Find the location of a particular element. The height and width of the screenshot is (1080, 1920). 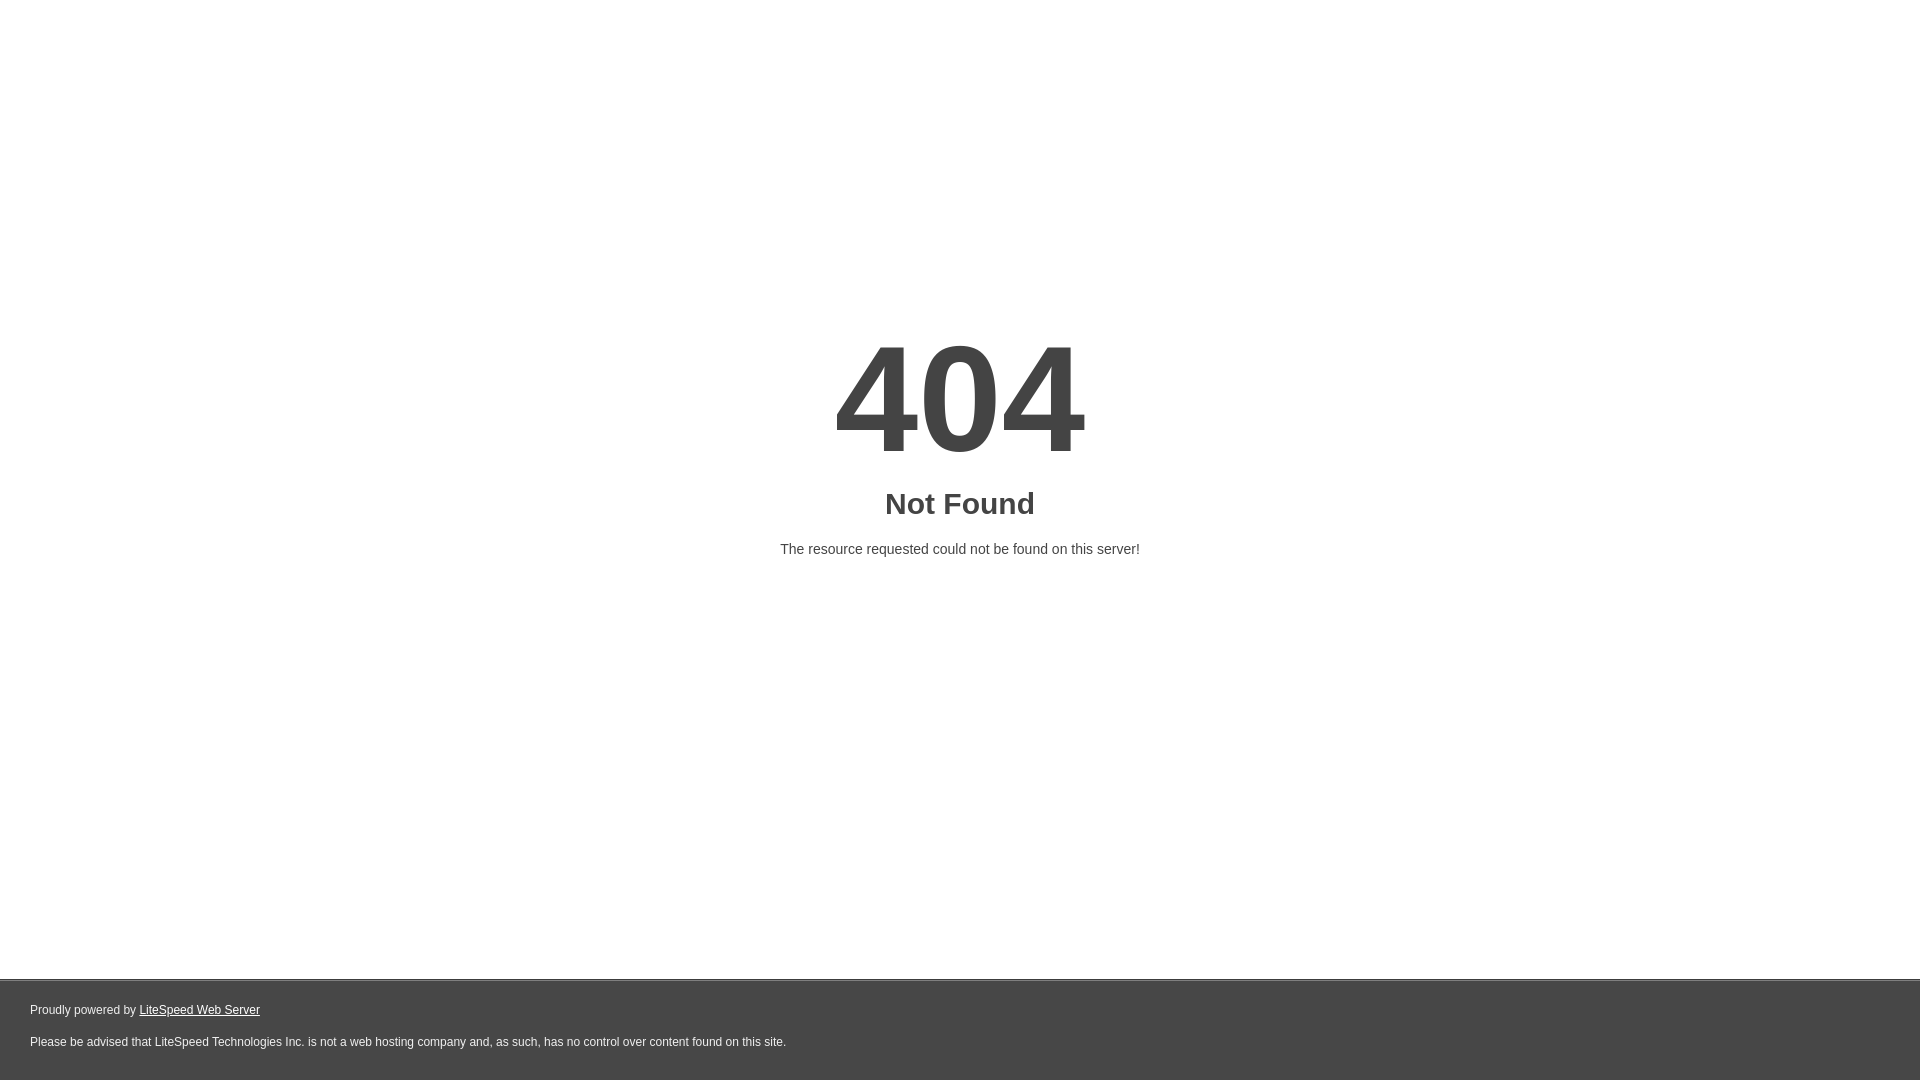

'LiteSpeed Web Server' is located at coordinates (138, 1010).